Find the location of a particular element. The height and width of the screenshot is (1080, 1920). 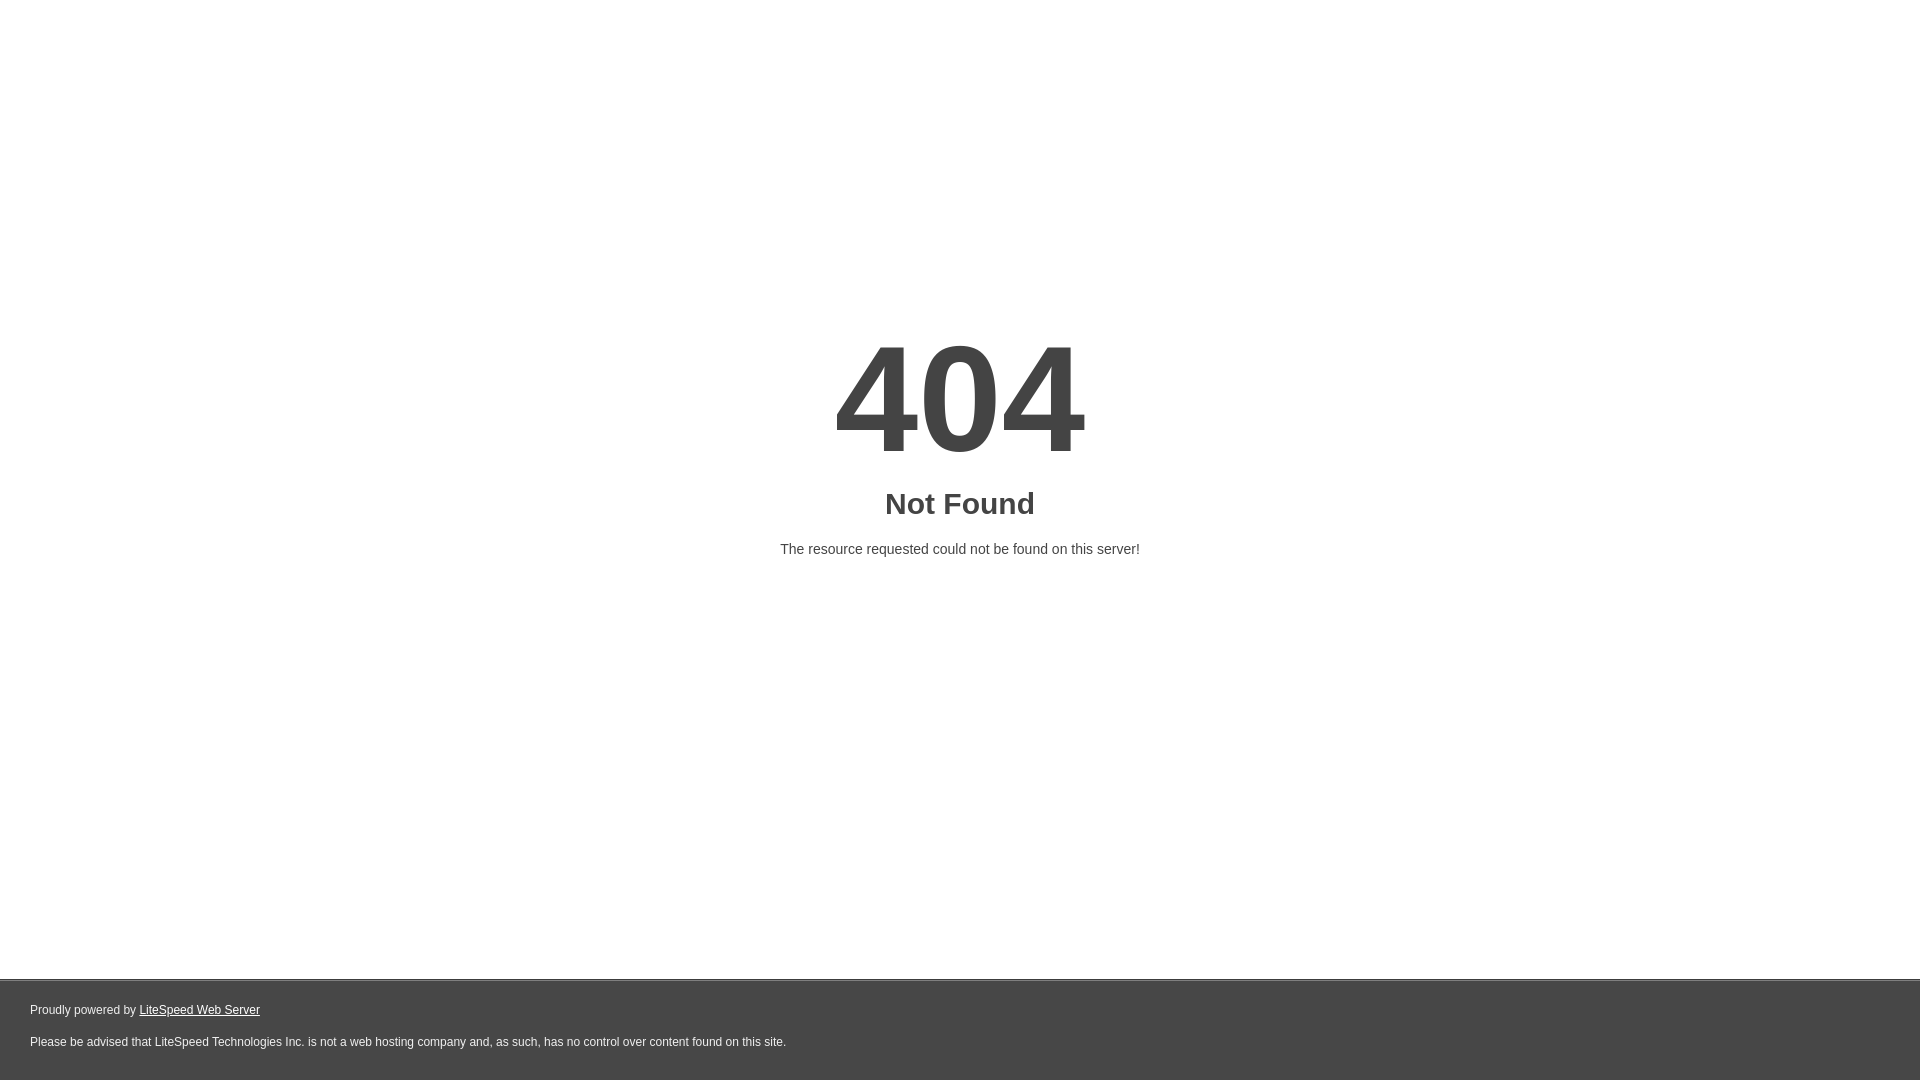

'LiteSpeed Web Server' is located at coordinates (138, 1010).